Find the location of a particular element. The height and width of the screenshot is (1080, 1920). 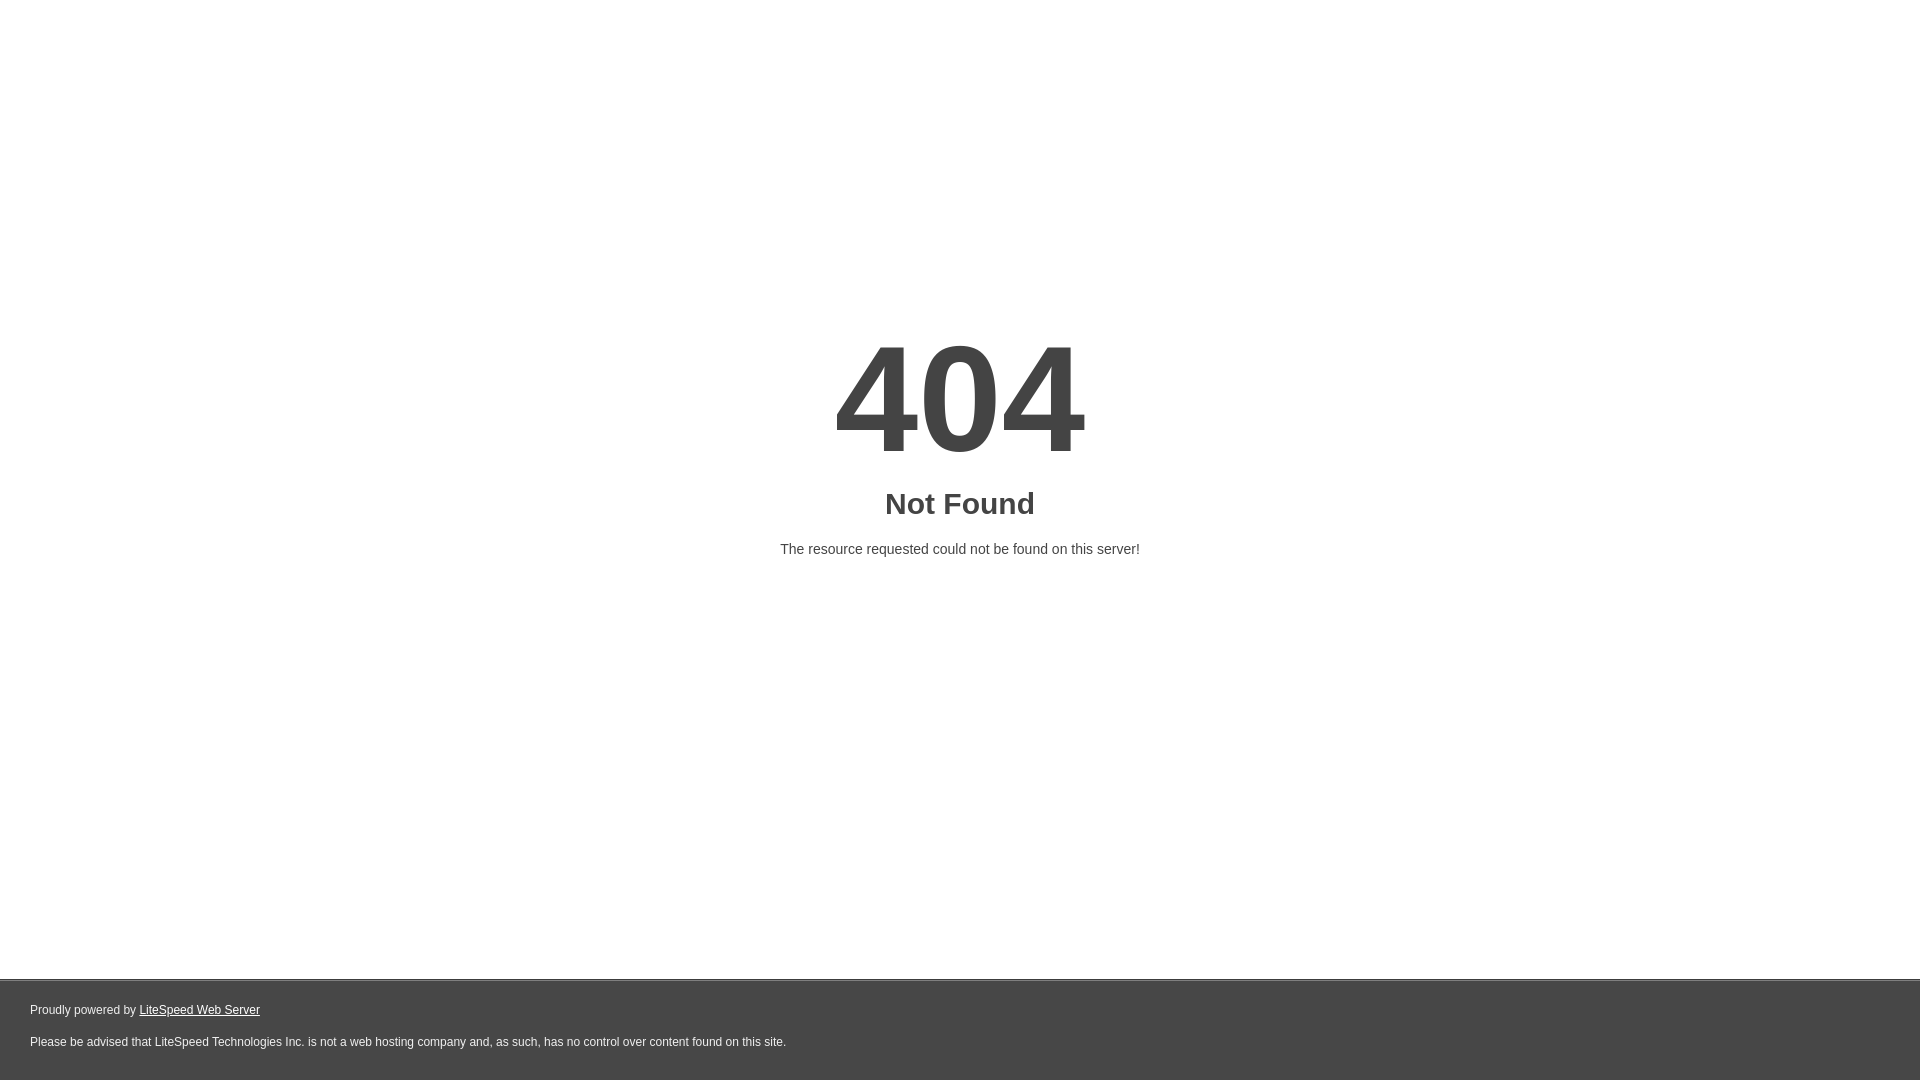

'LiteSpeed Web Server' is located at coordinates (138, 1010).